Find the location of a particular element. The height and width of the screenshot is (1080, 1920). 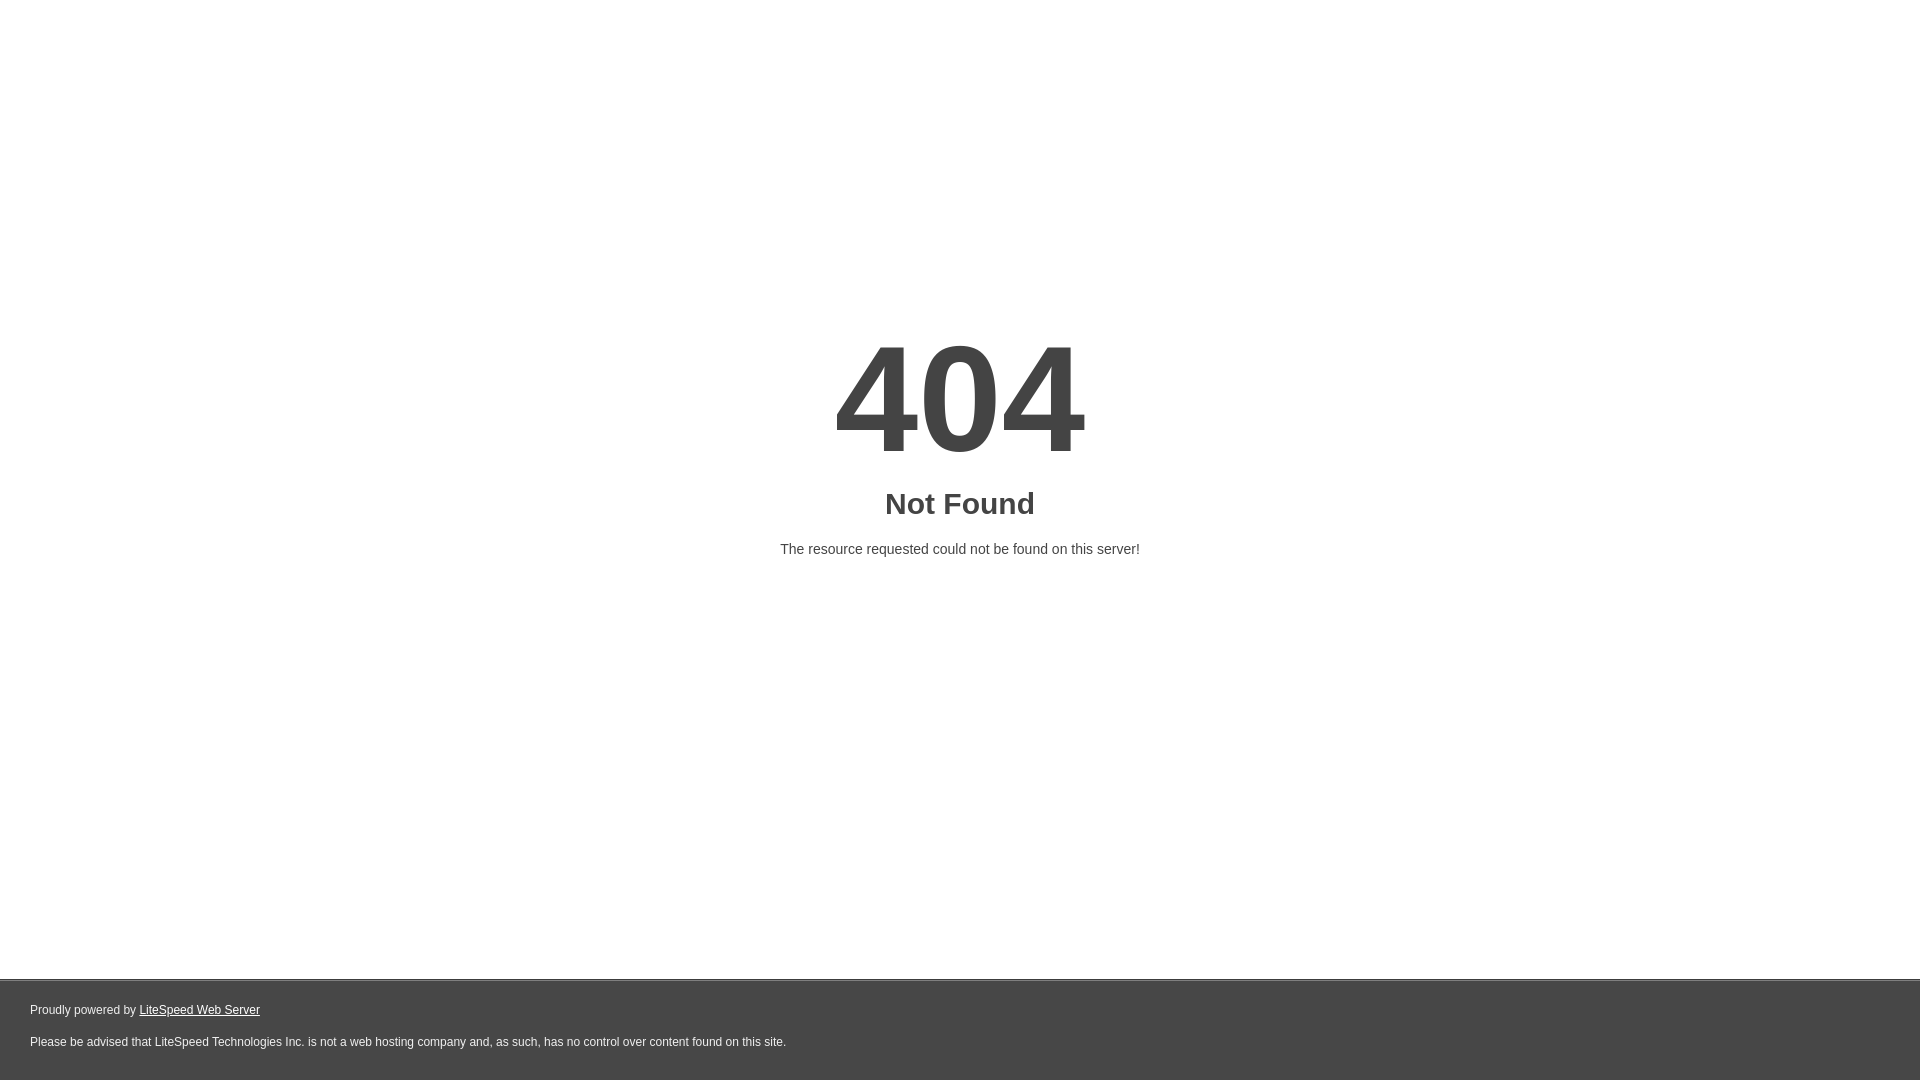

'LiteSpeed Web Server' is located at coordinates (138, 1010).